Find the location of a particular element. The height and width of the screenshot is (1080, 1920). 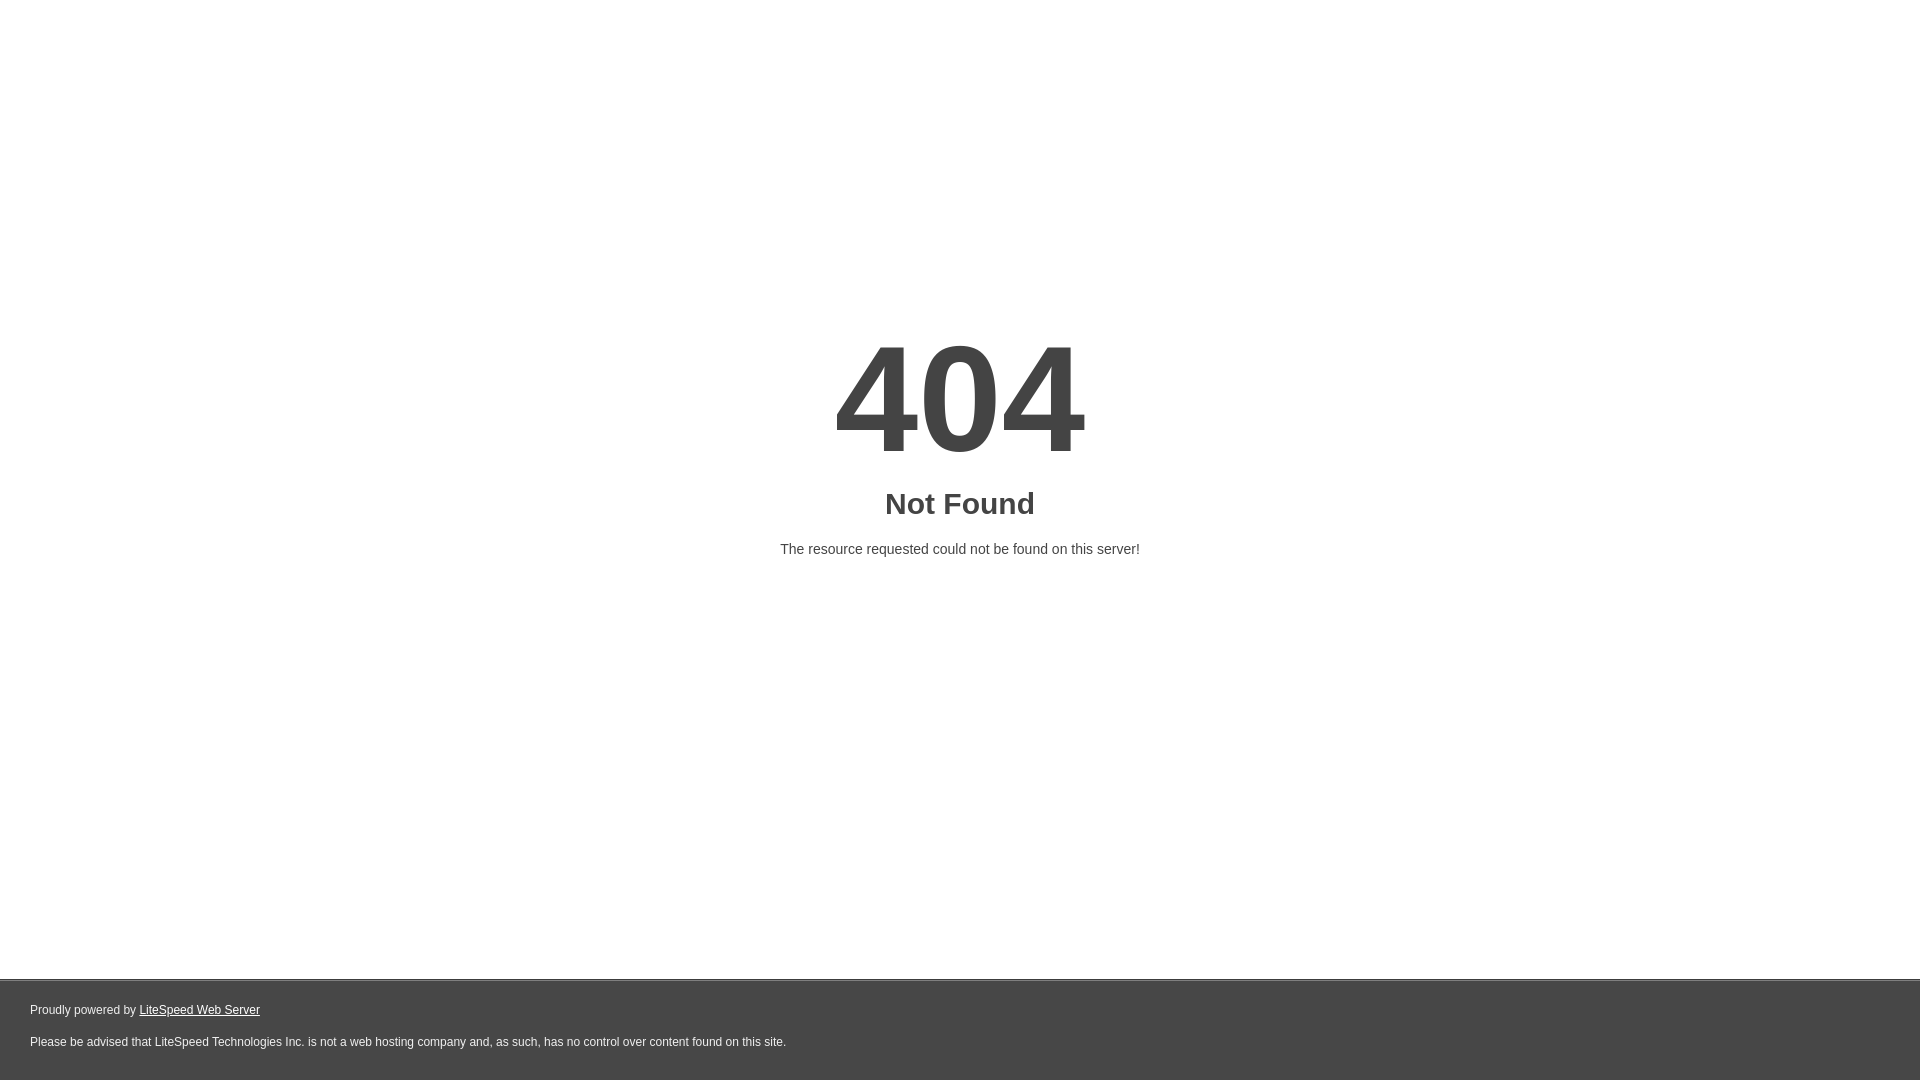

'LiteSpeed Web Server' is located at coordinates (138, 1010).